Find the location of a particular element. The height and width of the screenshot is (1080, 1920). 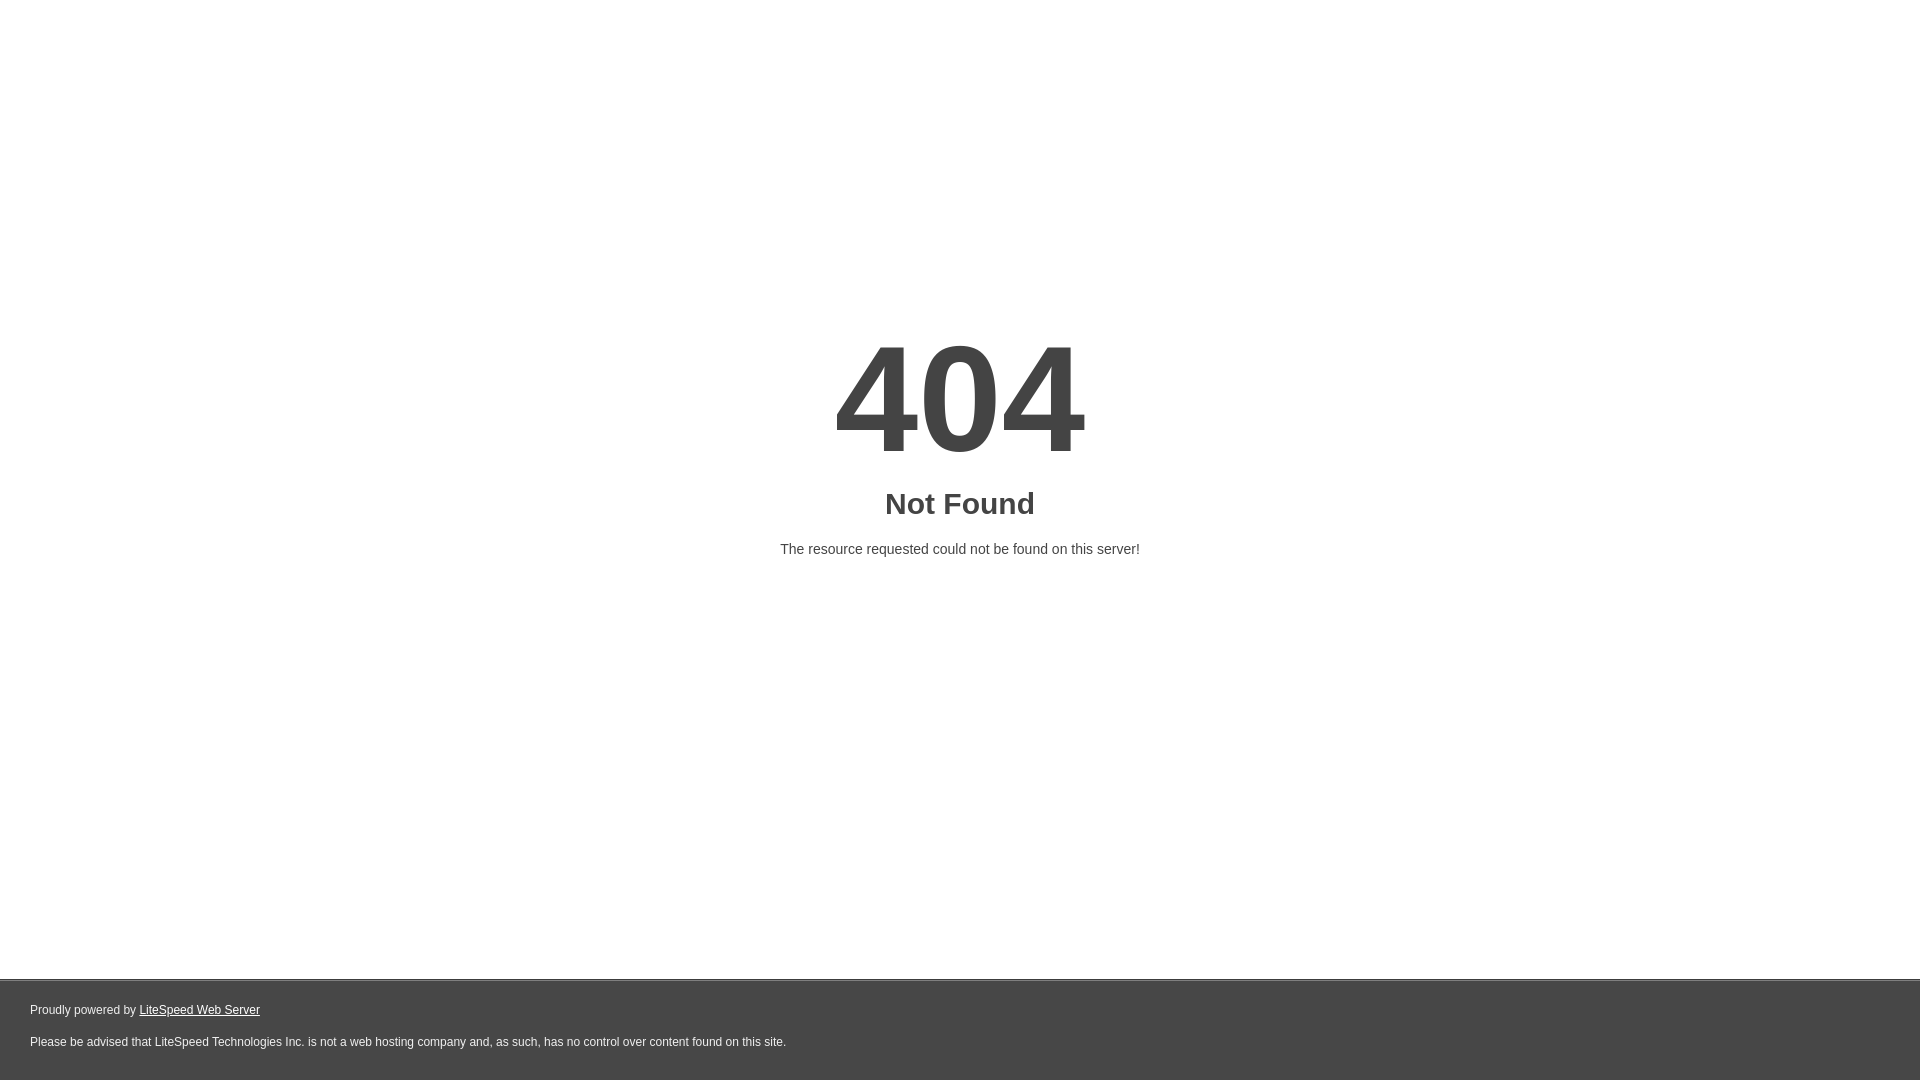

'LiteSpeed Web Server' is located at coordinates (138, 1010).